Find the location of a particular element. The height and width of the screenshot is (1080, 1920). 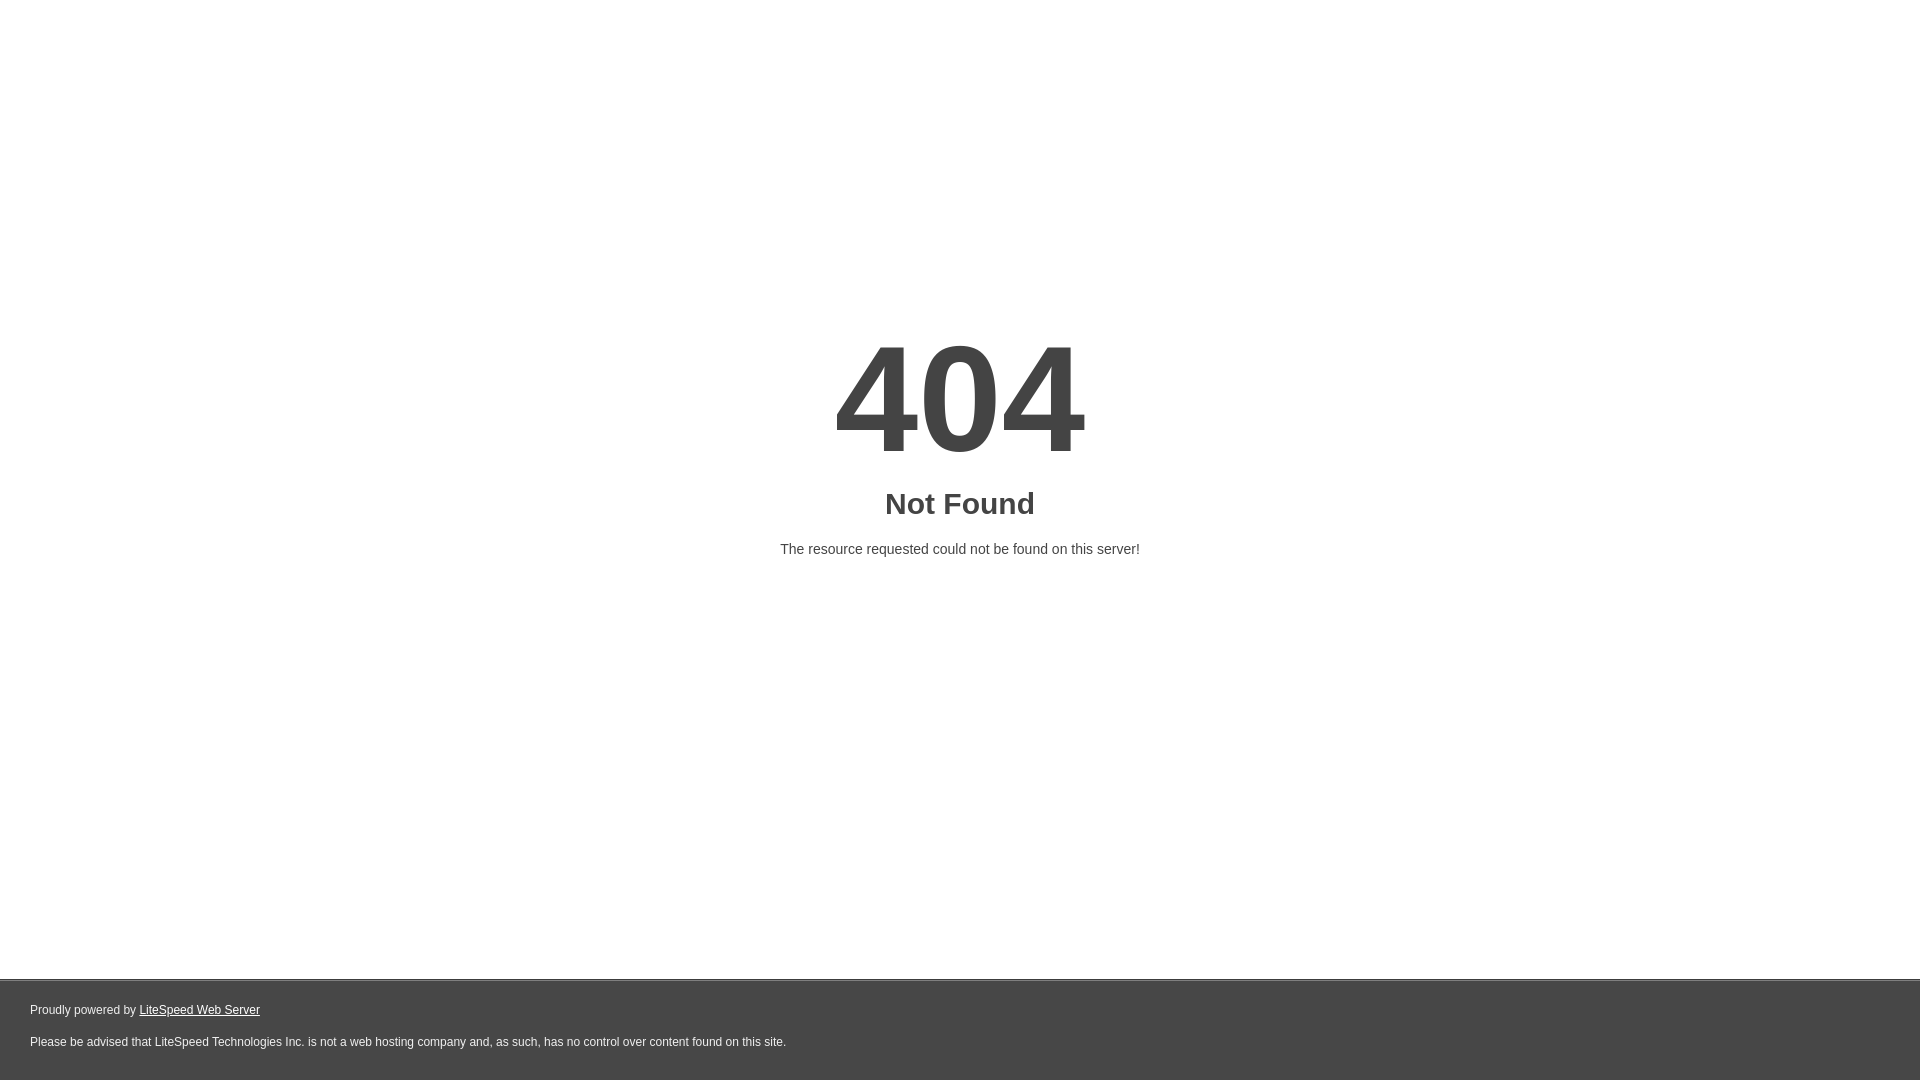

'LiteSpeed Web Server' is located at coordinates (138, 1010).